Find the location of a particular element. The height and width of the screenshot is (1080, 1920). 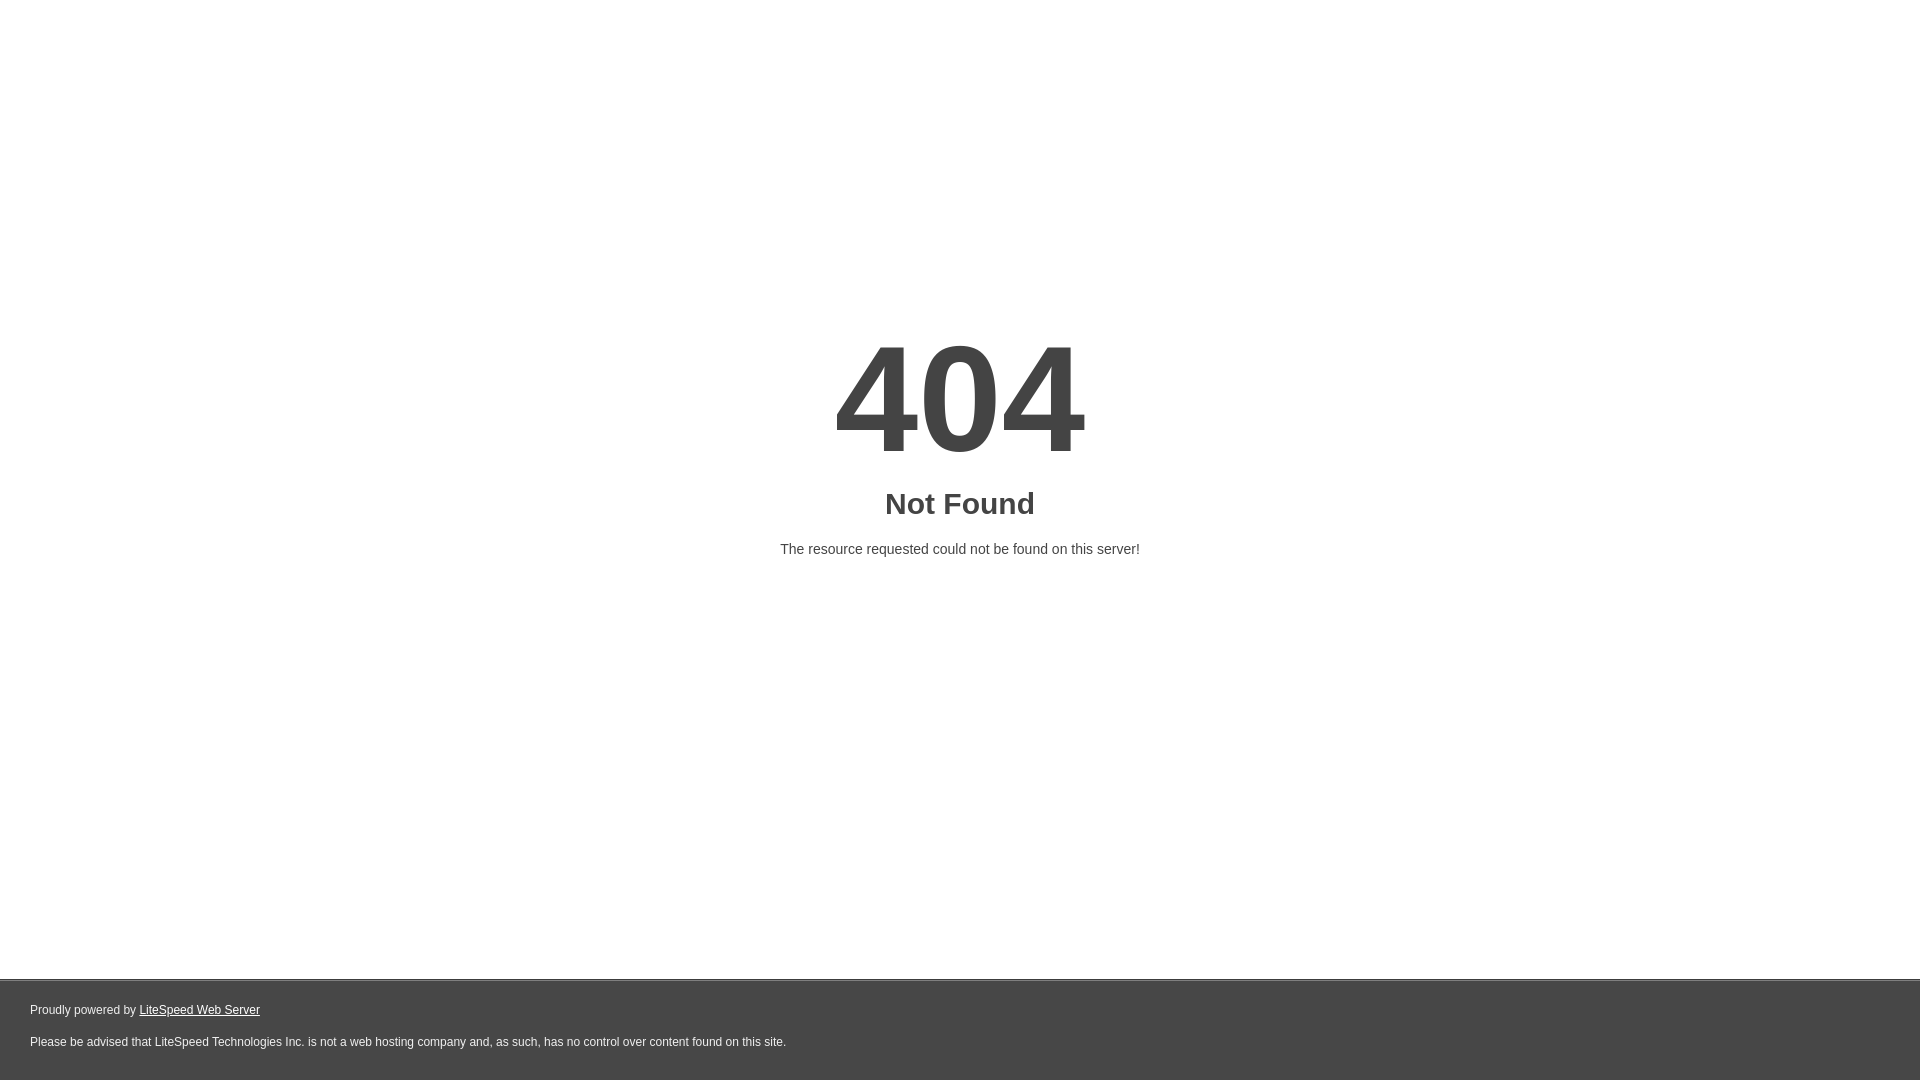

'LiteSpeed Web Server' is located at coordinates (138, 1010).